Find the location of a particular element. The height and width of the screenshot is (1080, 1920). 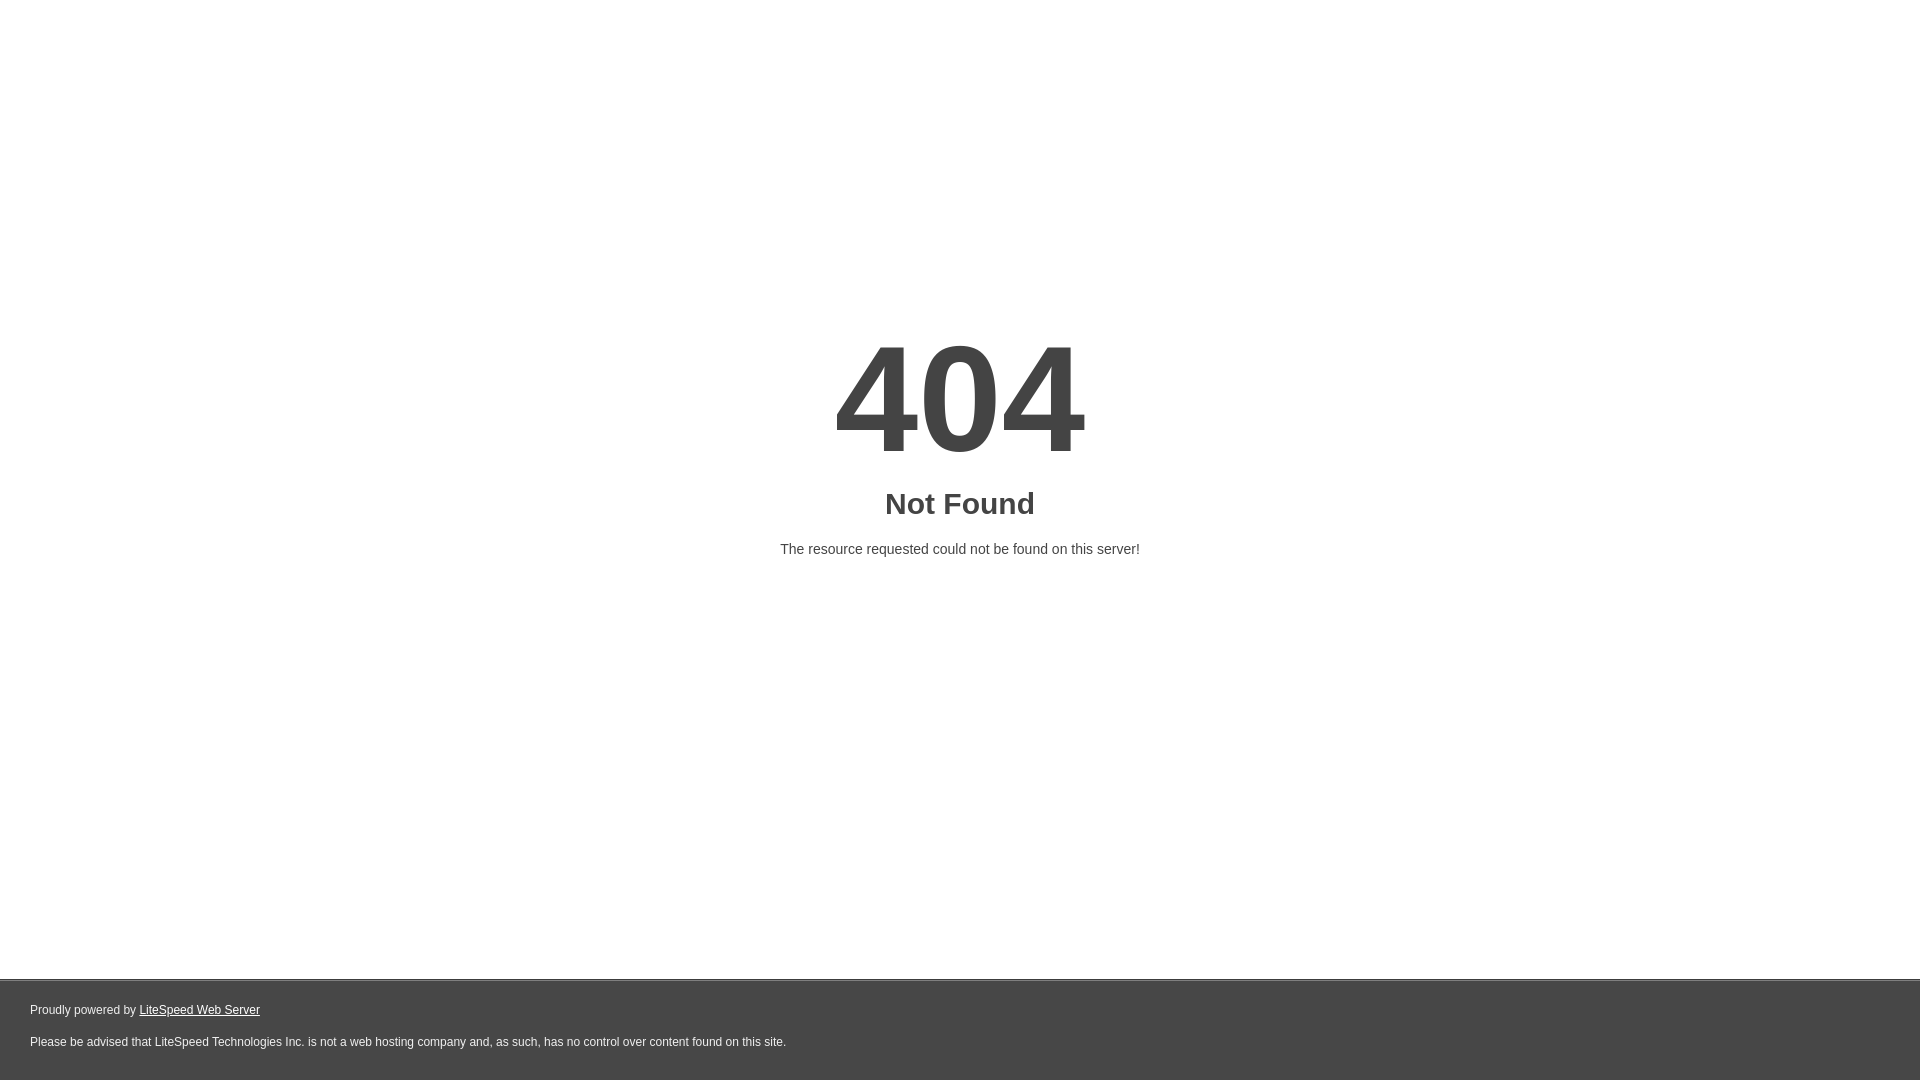

'LiteSpeed Web Server' is located at coordinates (138, 1010).